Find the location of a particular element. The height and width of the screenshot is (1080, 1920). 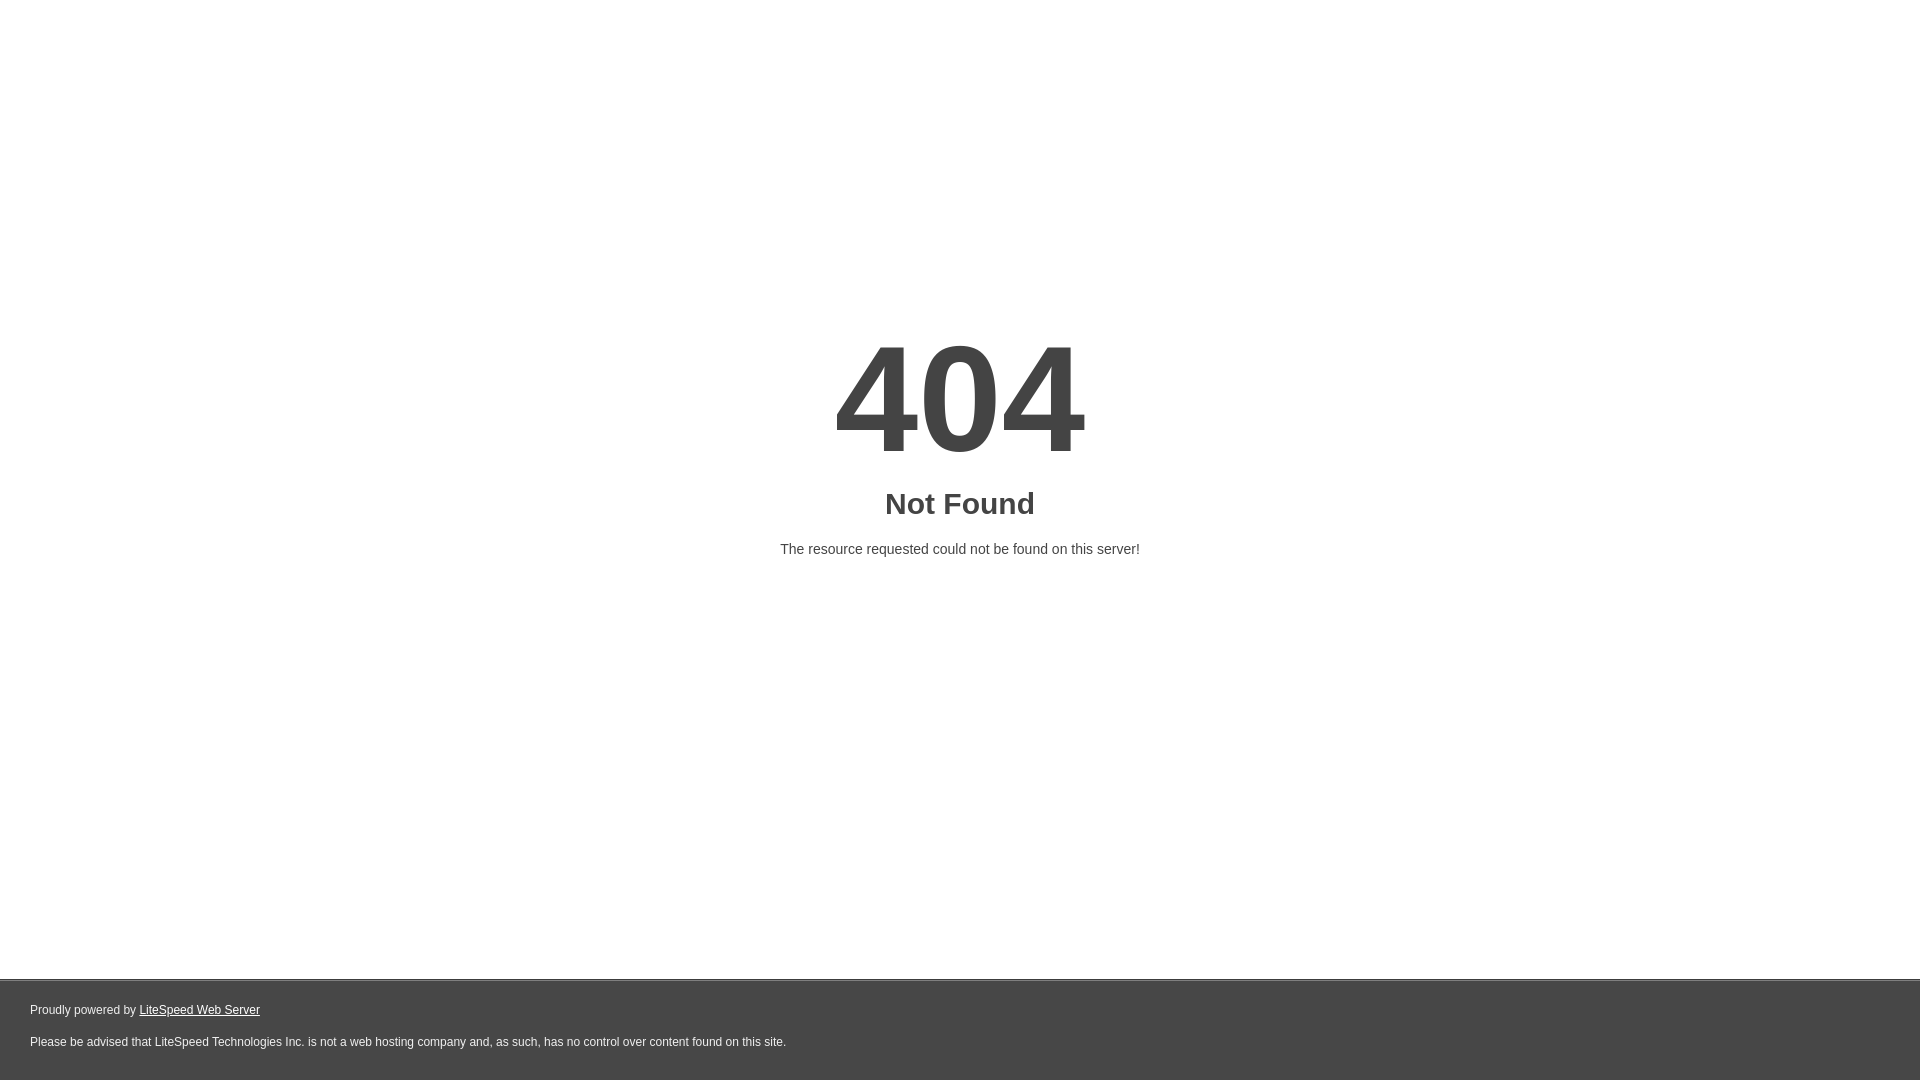

'LiteSpeed Web Server' is located at coordinates (138, 1010).